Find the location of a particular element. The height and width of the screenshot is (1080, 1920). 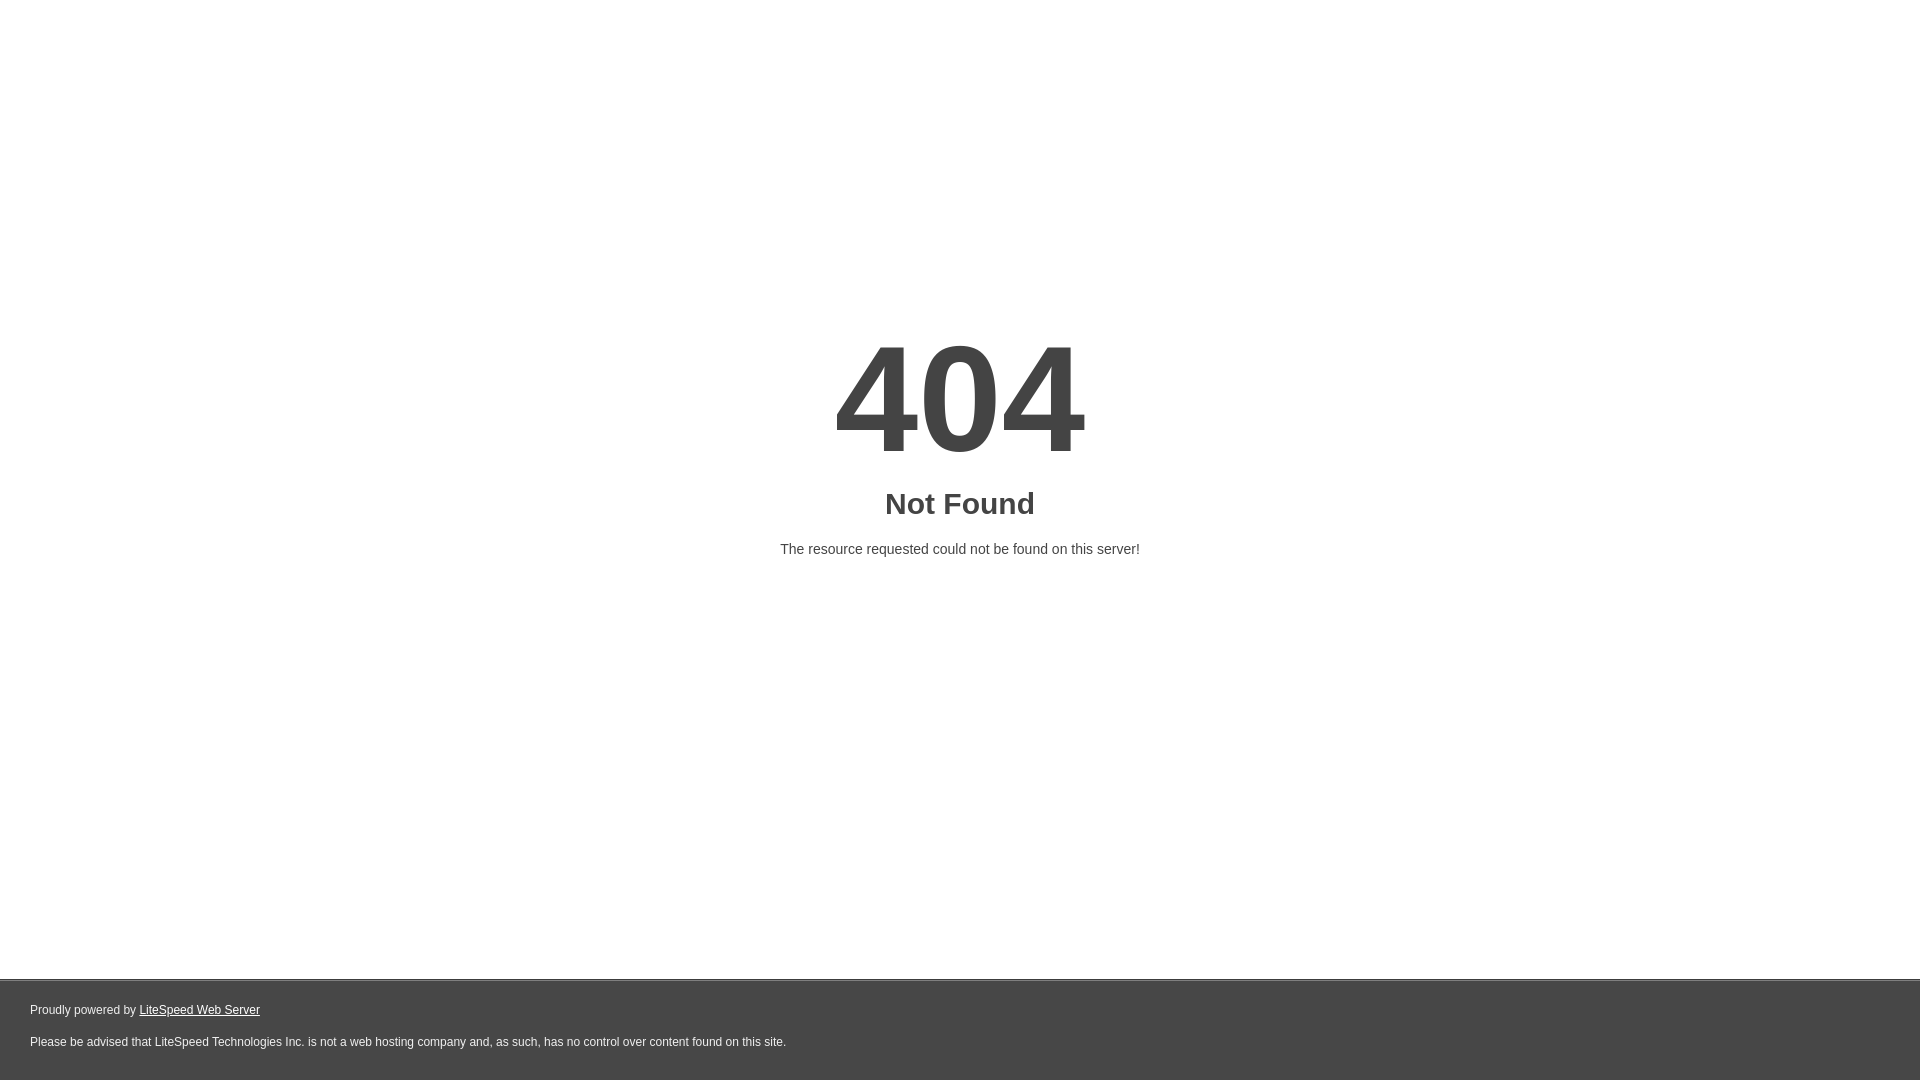

'LiteSpeed Web Server' is located at coordinates (138, 1010).